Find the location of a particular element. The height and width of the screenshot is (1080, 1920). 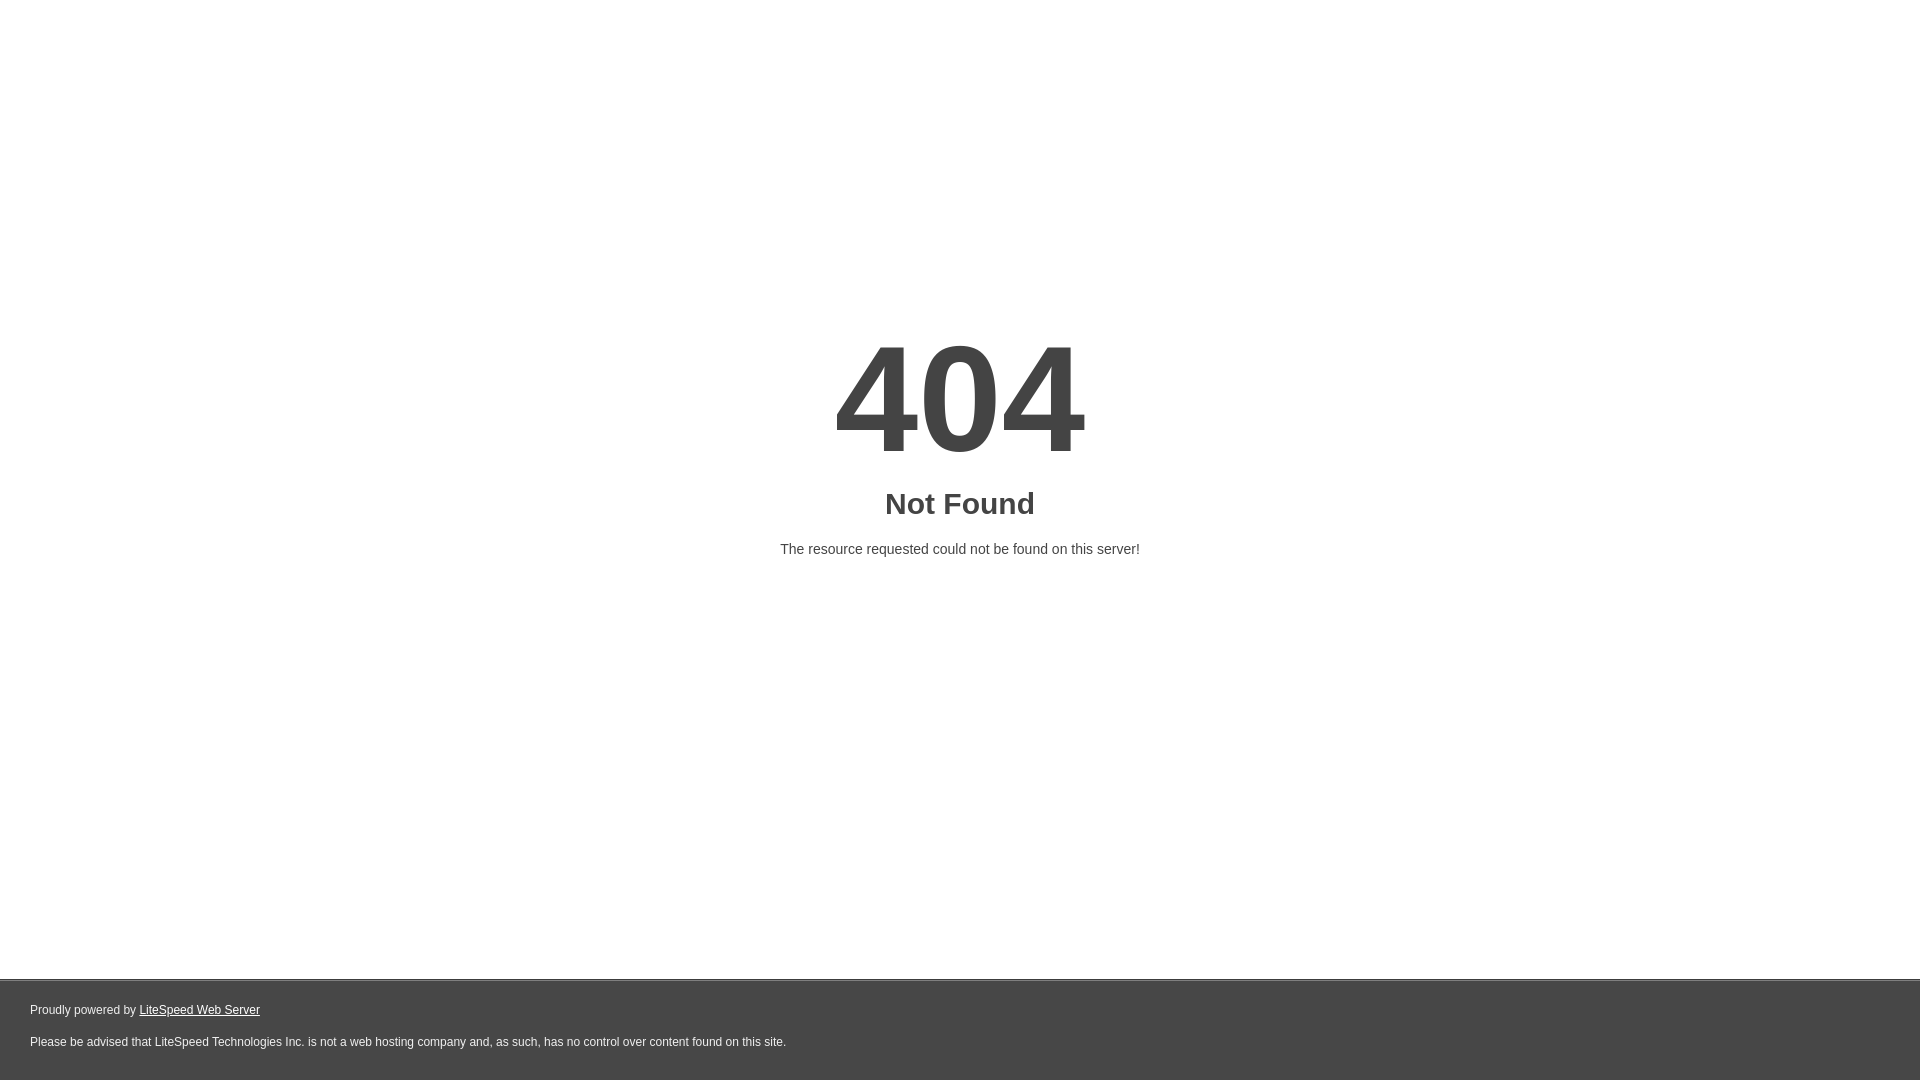

'LiteSpeed Web Server' is located at coordinates (138, 1010).